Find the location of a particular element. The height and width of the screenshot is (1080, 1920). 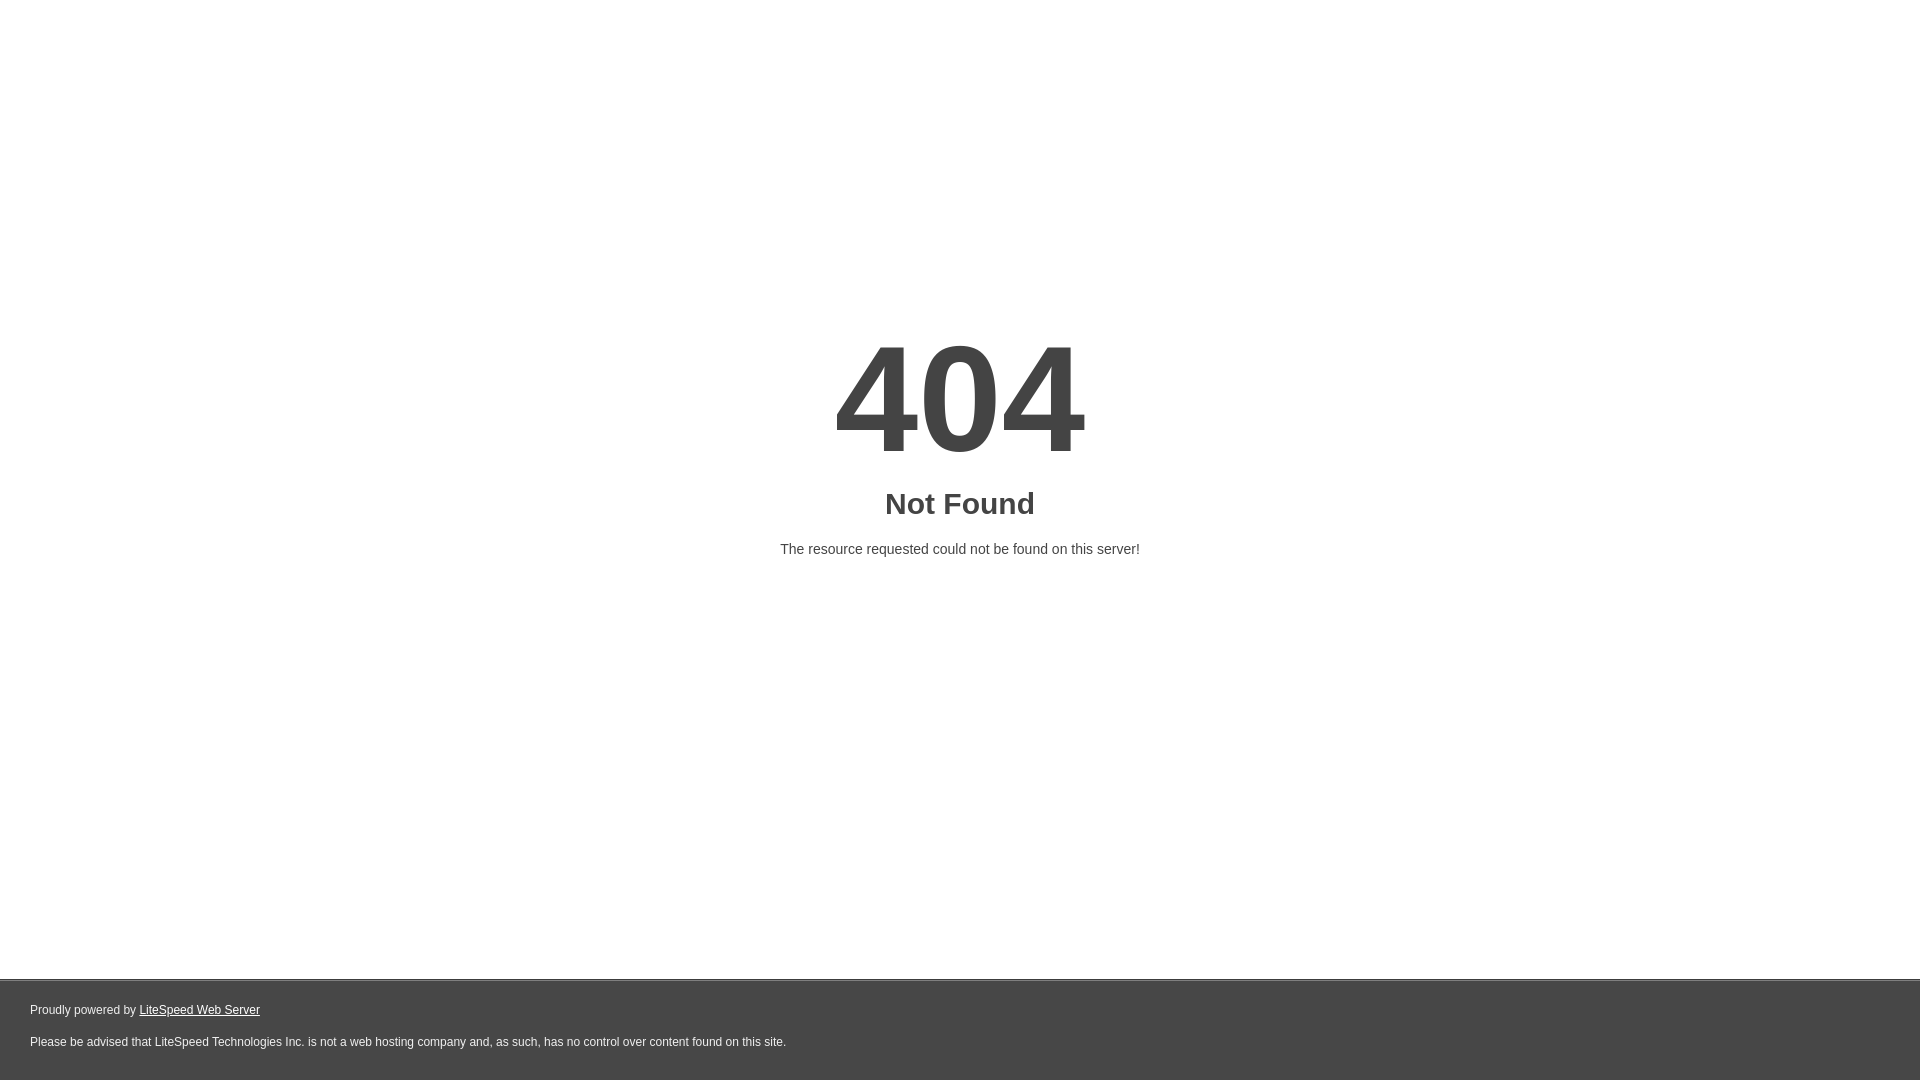

'LiteSpeed Web Server' is located at coordinates (138, 1010).